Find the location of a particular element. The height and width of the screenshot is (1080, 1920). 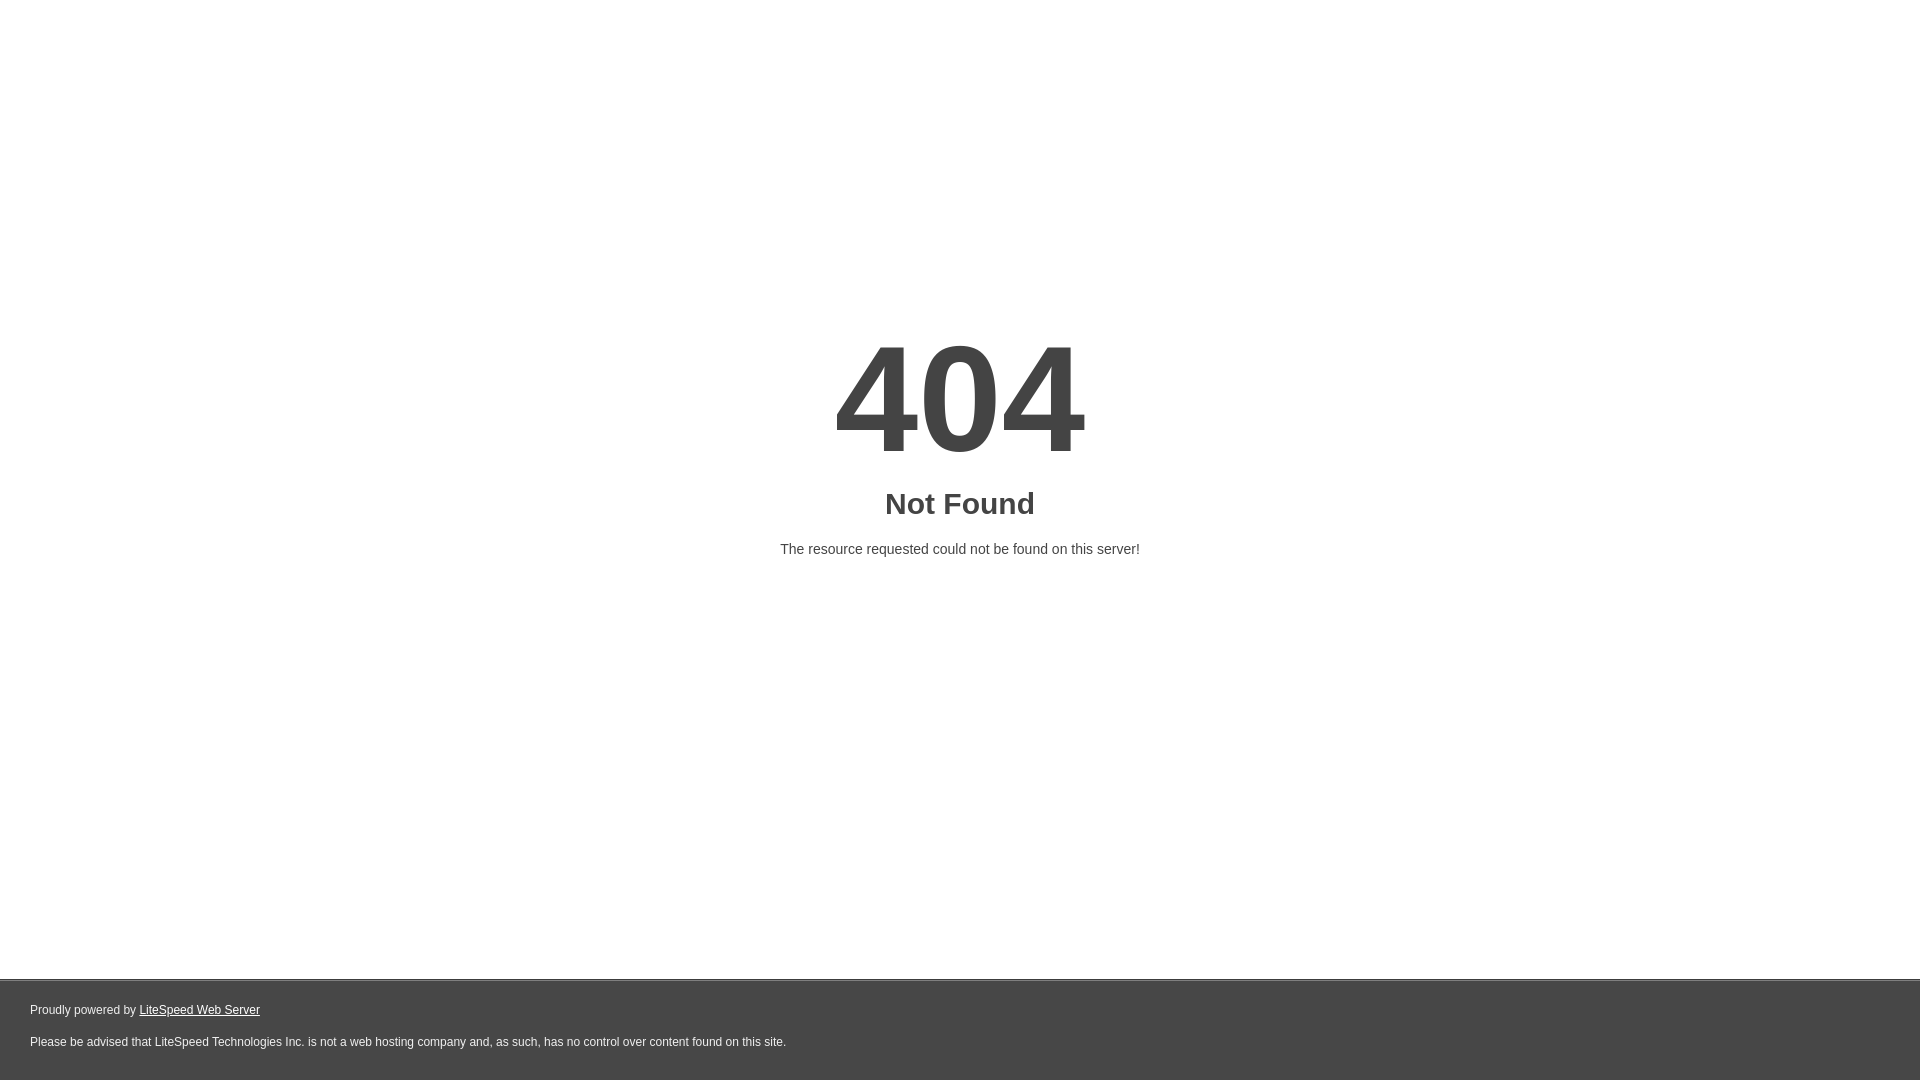

'LiteSpeed Web Server' is located at coordinates (138, 1010).